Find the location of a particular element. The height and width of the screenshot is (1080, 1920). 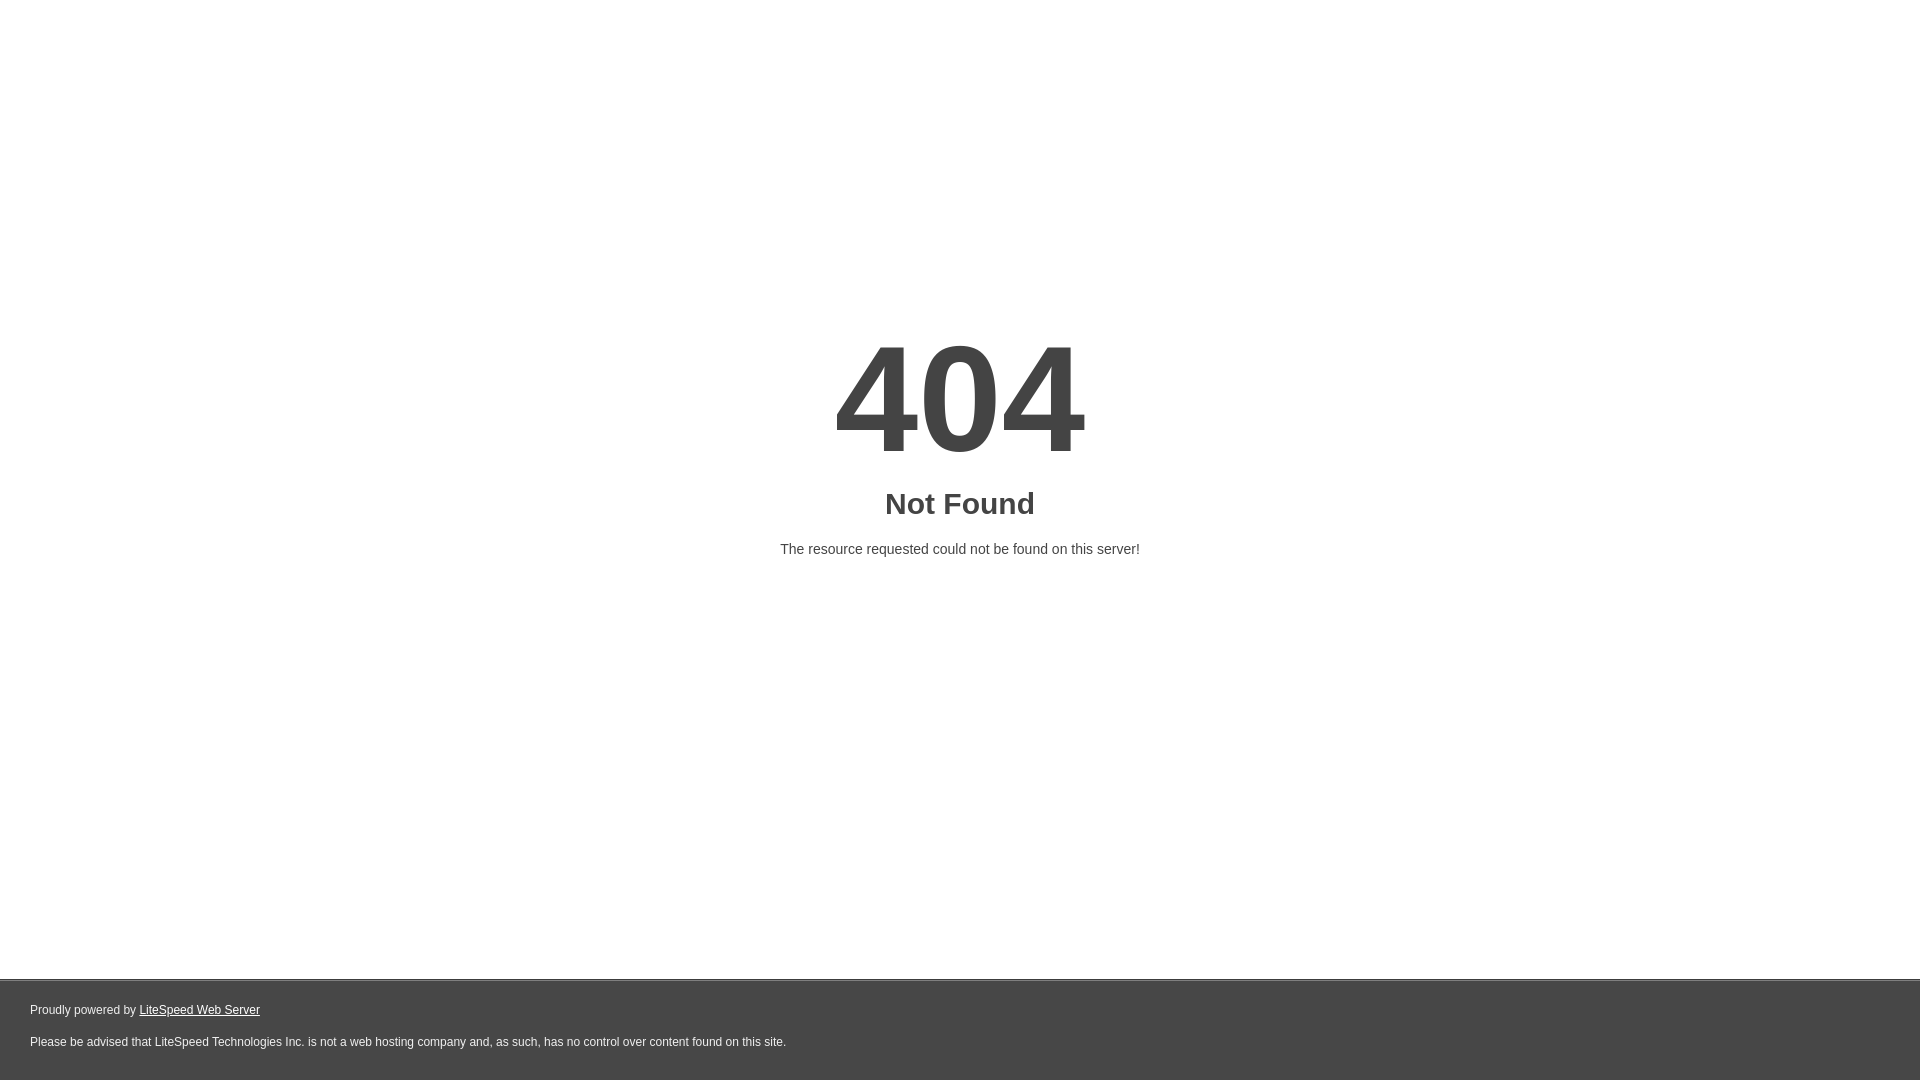

'LiteSpeed Web Server' is located at coordinates (138, 1010).